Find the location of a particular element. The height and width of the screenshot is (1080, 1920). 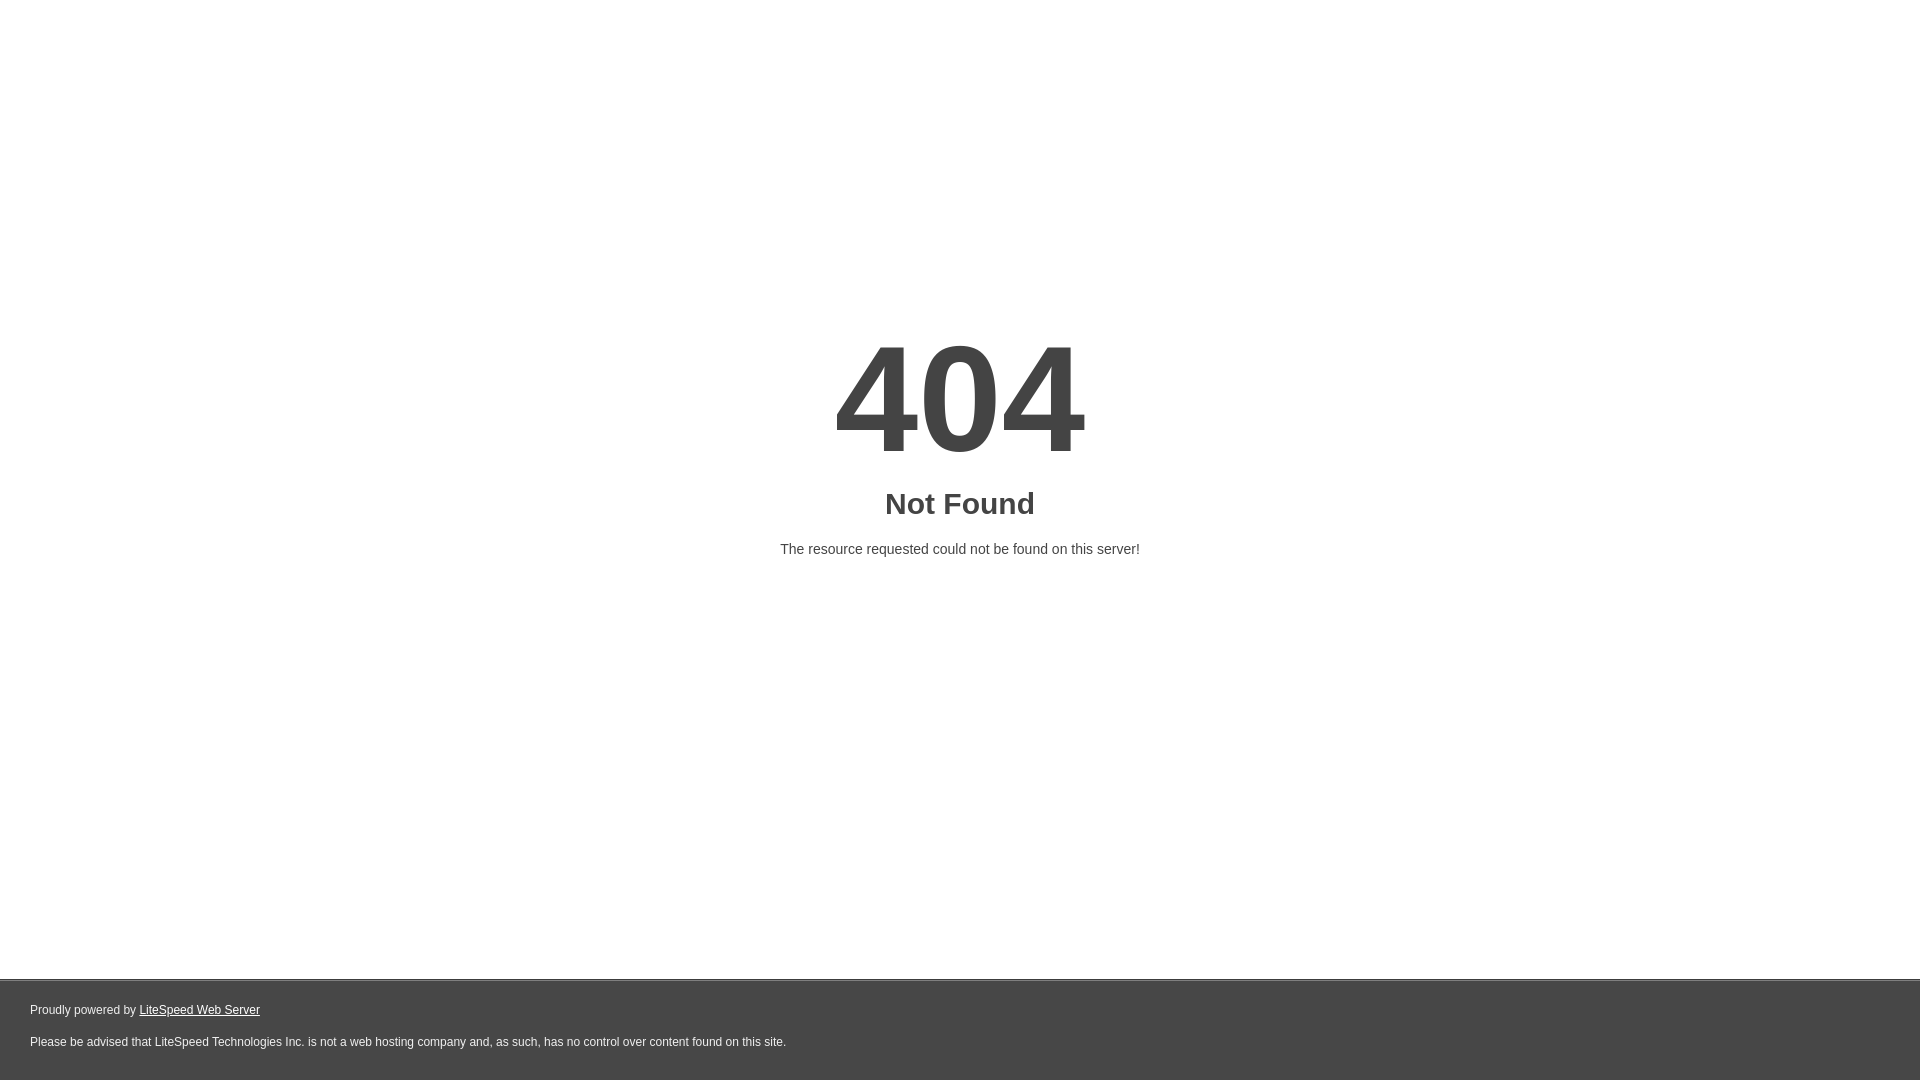

'LiteSpeed Web Server' is located at coordinates (138, 1010).